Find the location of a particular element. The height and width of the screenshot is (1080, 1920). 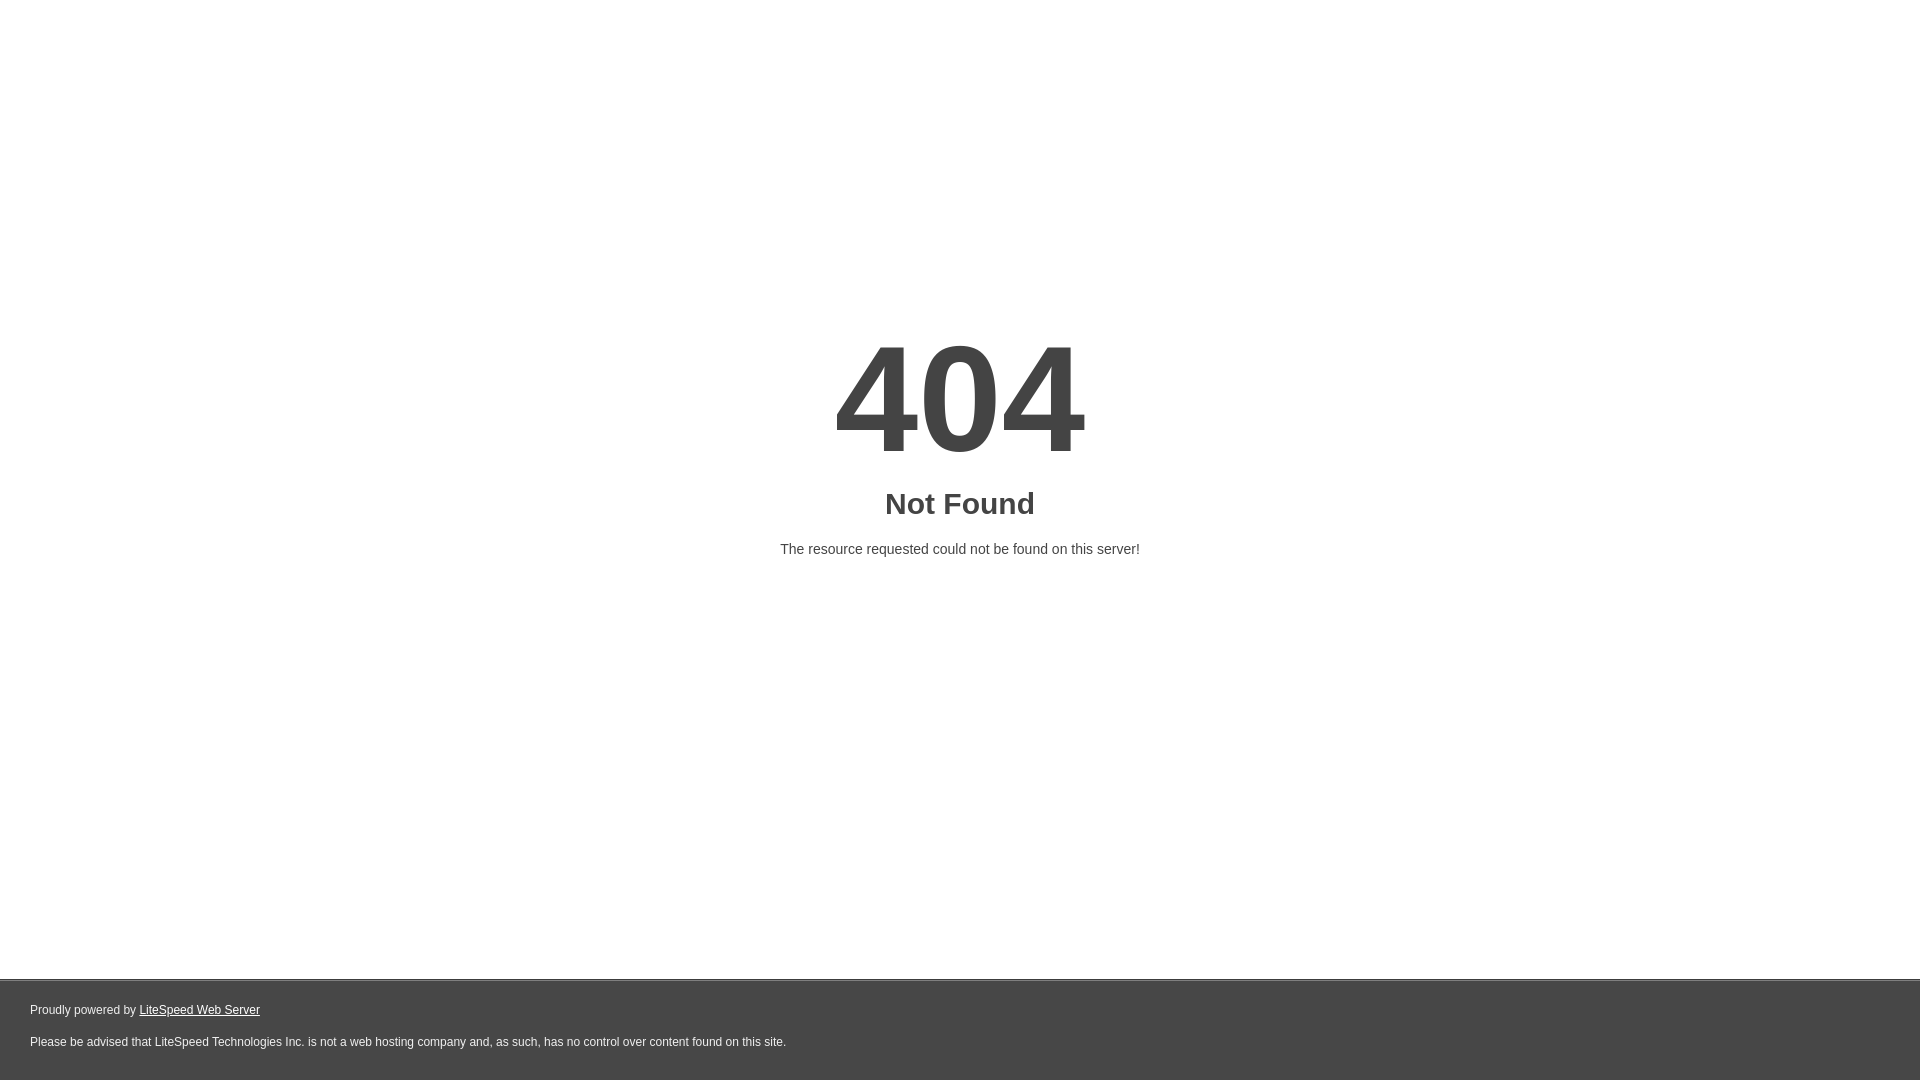

'LiteSpeed Web Server' is located at coordinates (138, 1010).